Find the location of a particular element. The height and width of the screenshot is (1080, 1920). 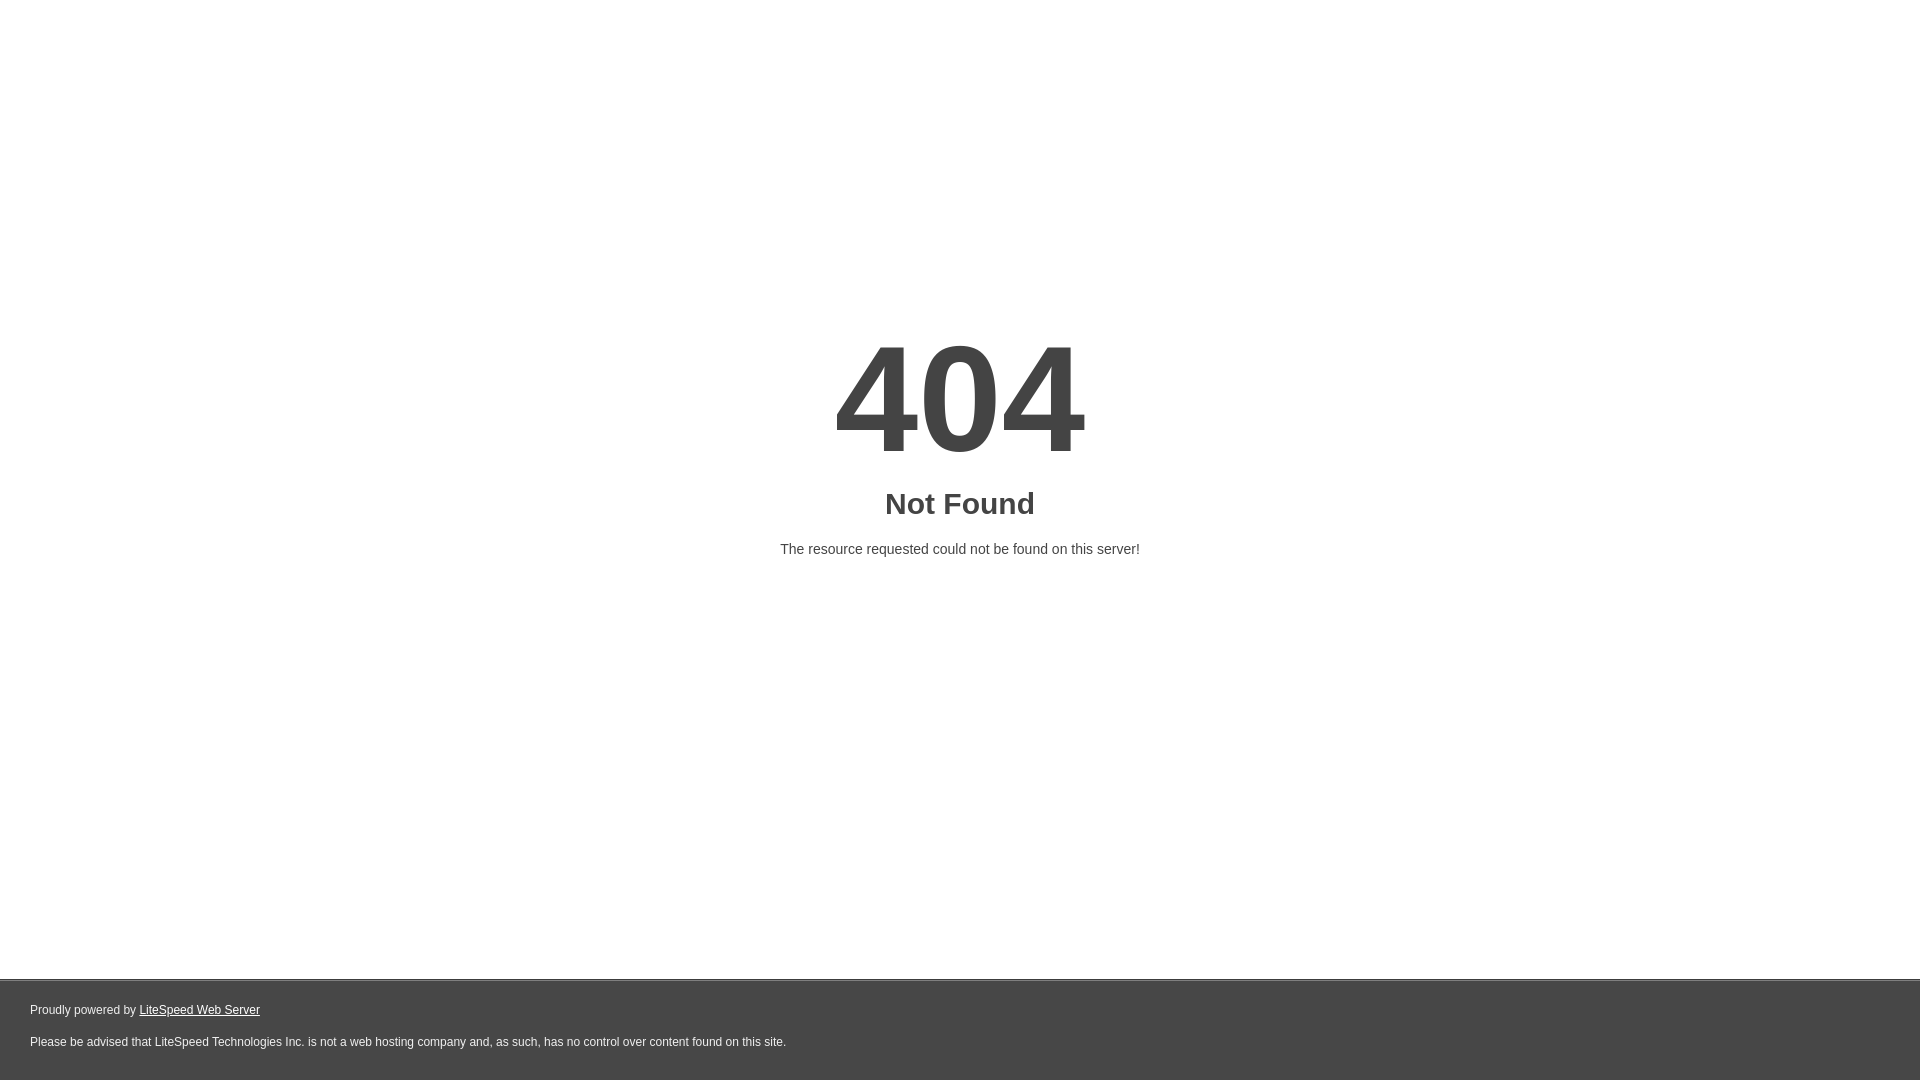

'LiteSpeed Web Server' is located at coordinates (138, 1010).